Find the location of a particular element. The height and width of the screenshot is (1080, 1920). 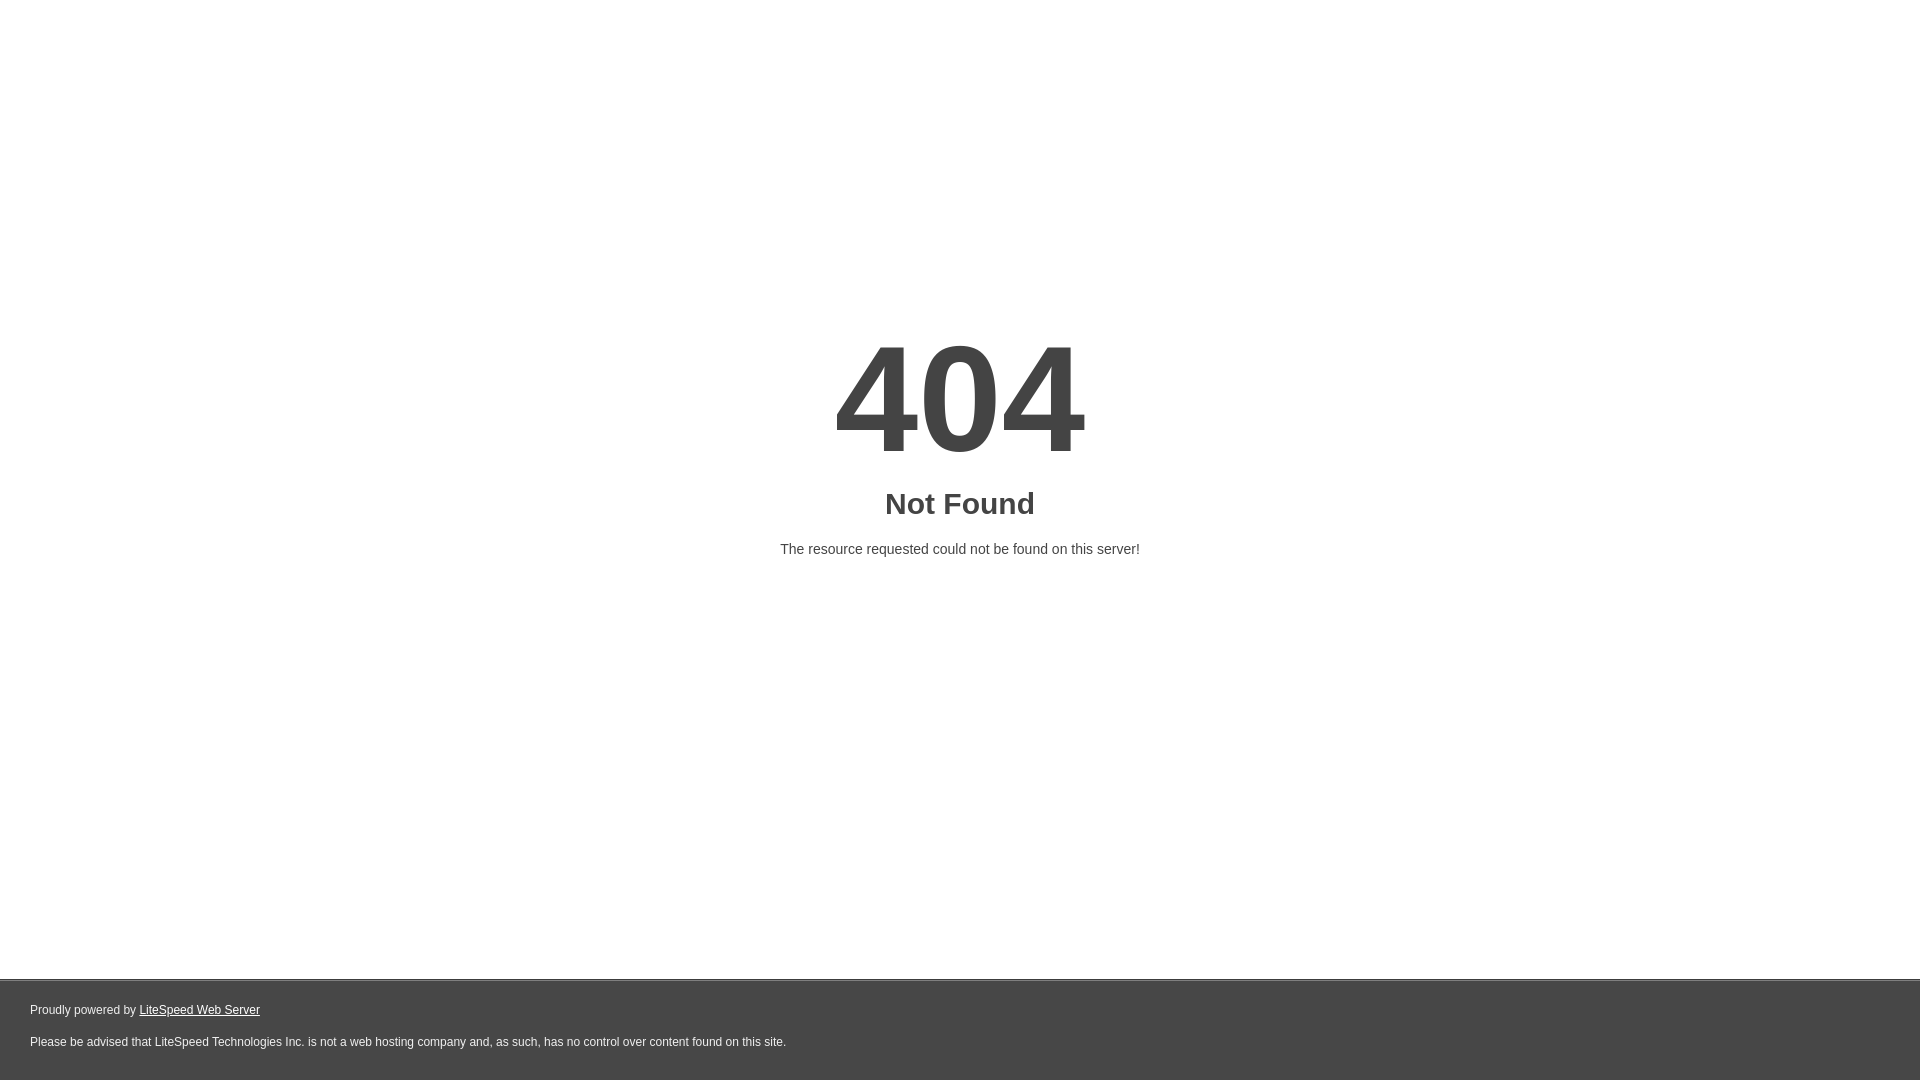

'LiteSpeed Web Server' is located at coordinates (138, 1010).